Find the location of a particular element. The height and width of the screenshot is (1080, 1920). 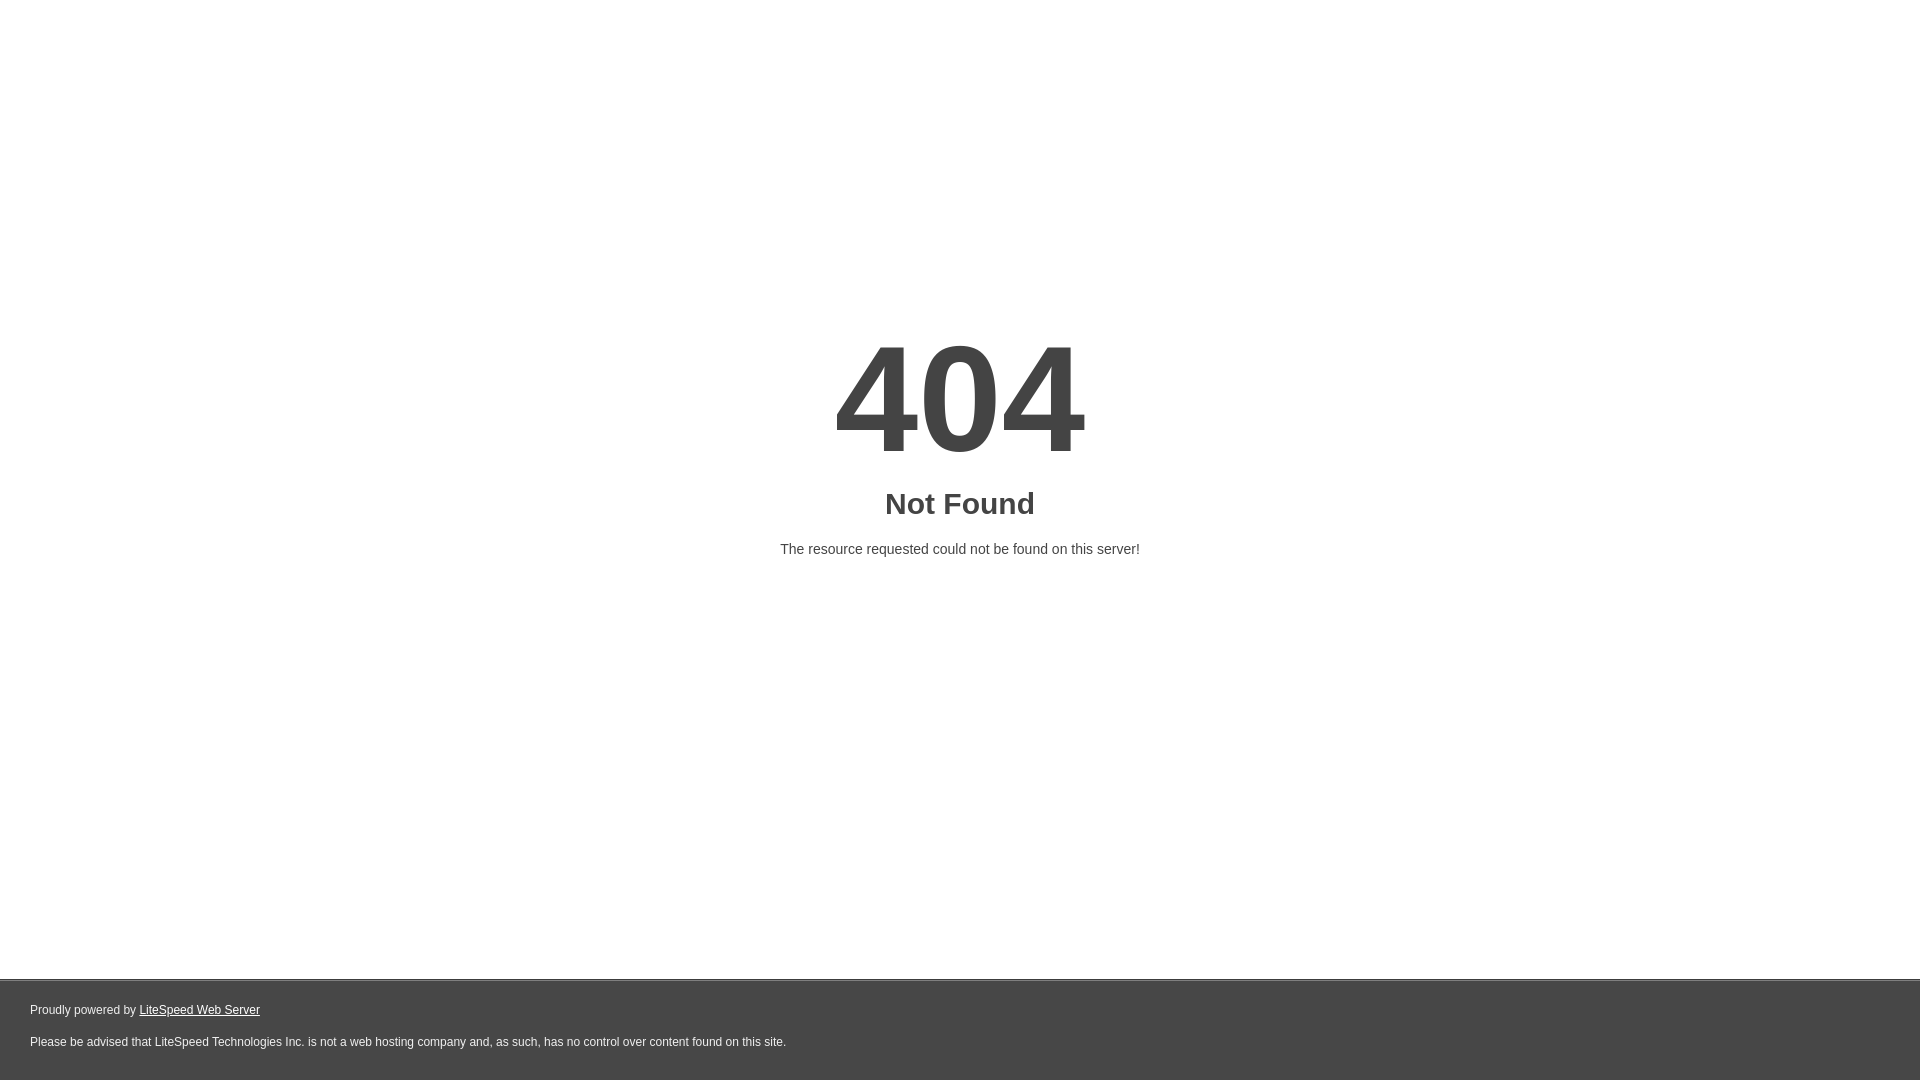

'LiteSpeed Web Server' is located at coordinates (138, 1010).